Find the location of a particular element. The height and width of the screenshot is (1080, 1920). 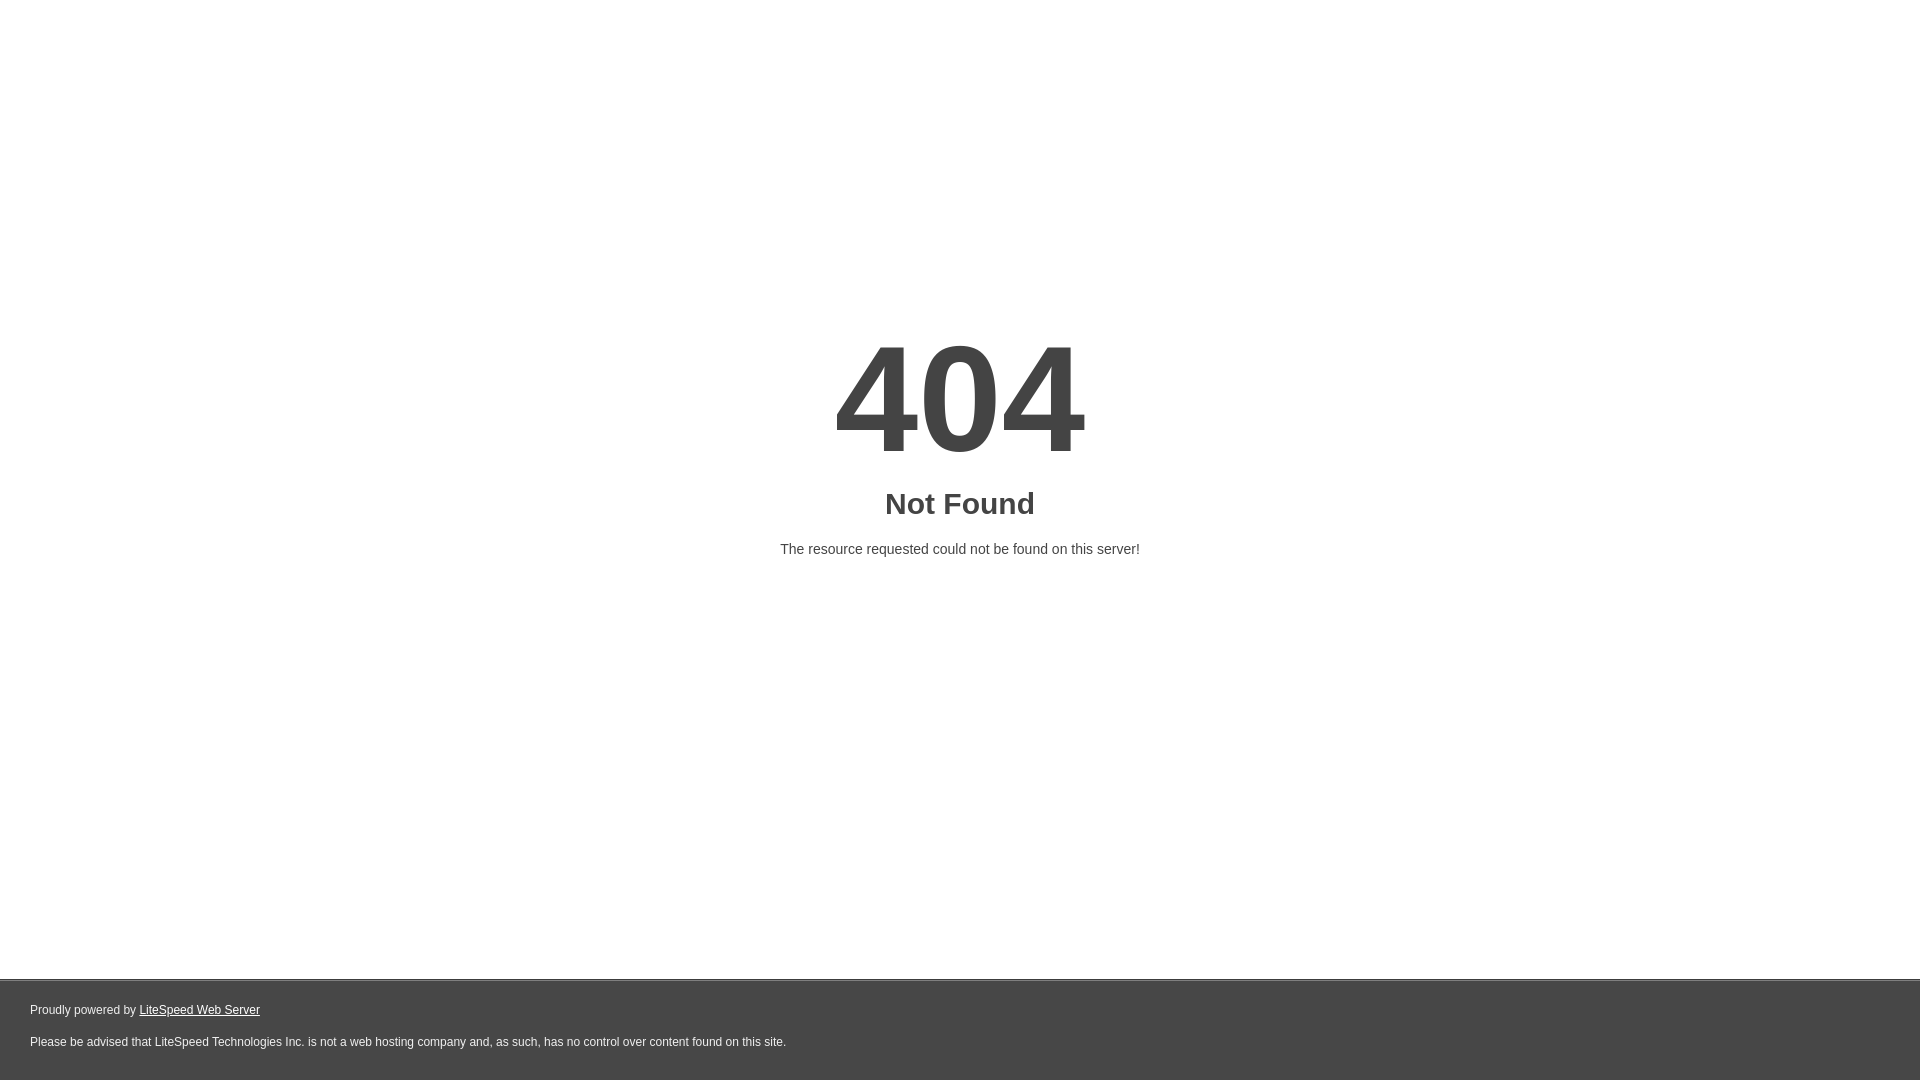

'LiteSpeed Web Server' is located at coordinates (138, 1010).